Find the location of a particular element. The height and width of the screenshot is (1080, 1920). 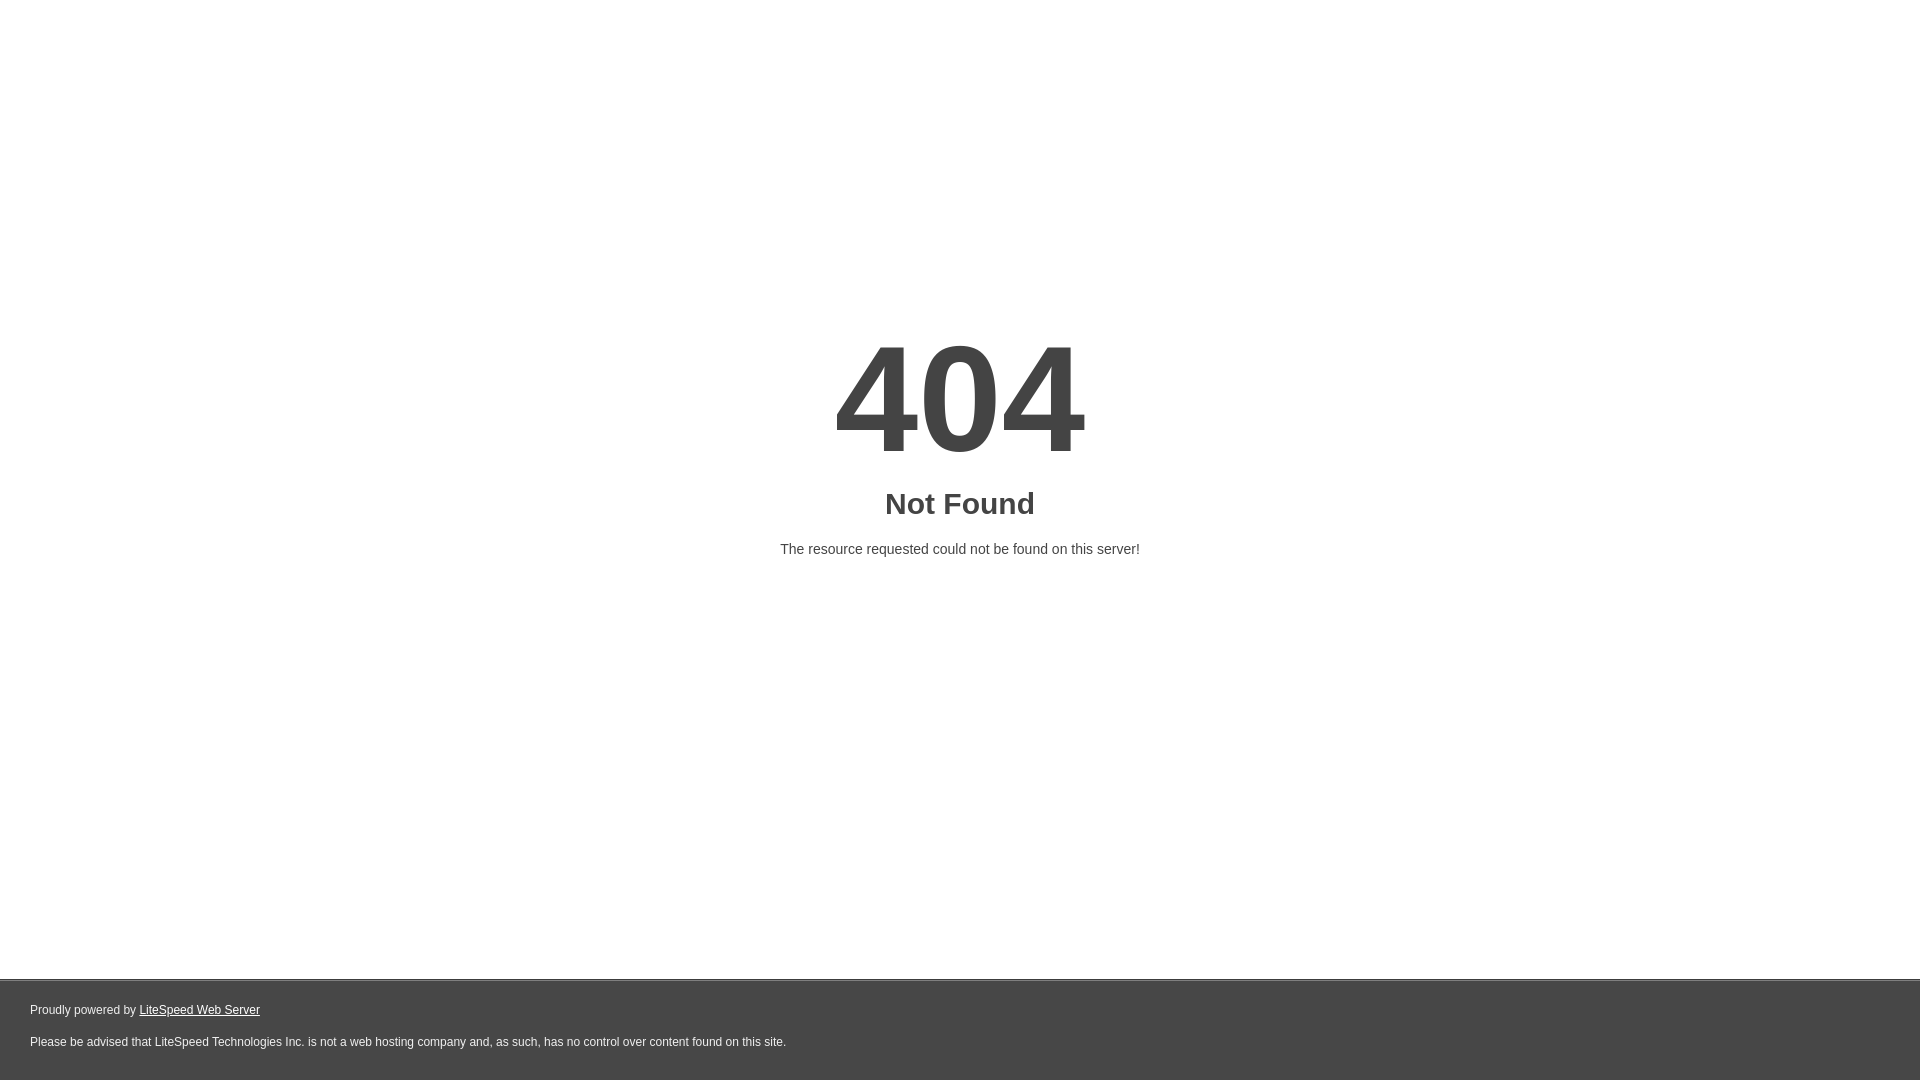

'LiteSpeed Web Server' is located at coordinates (138, 1010).